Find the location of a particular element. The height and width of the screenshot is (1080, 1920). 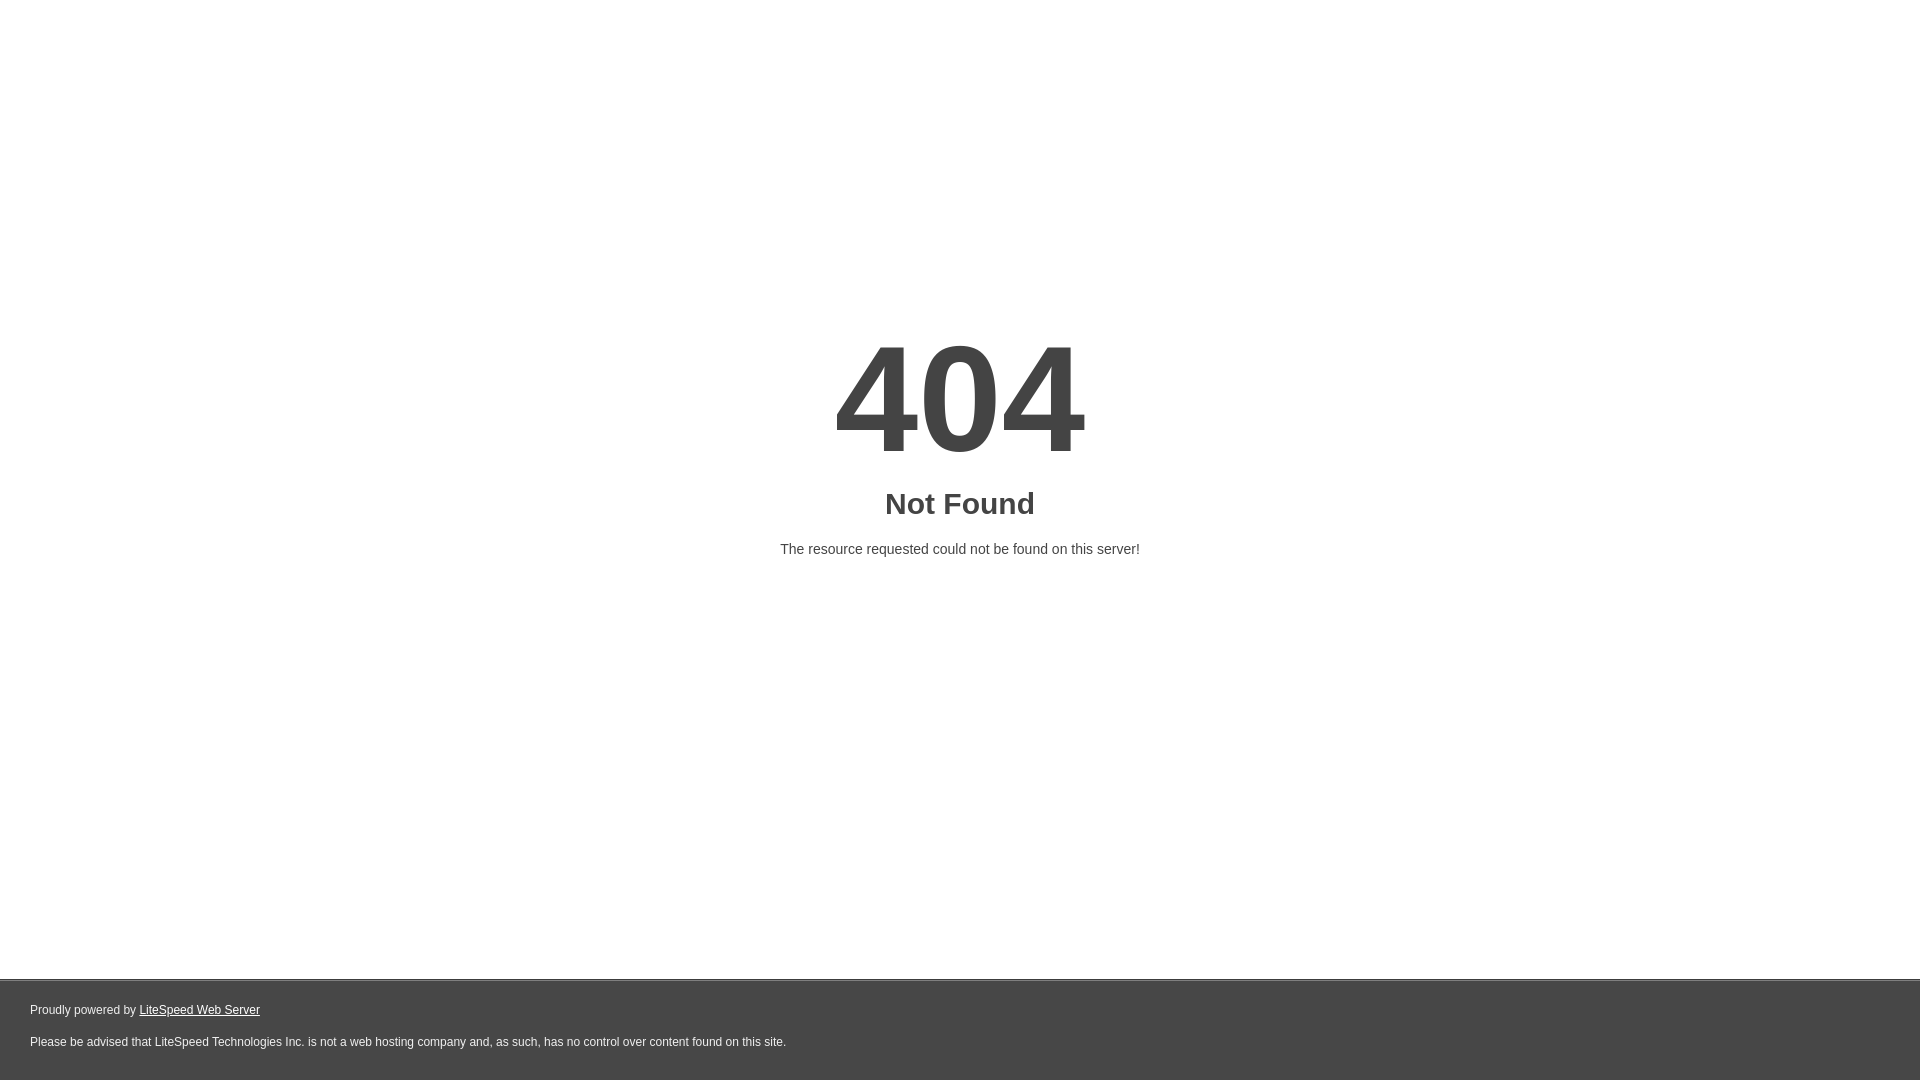

'LiteSpeed Web Server' is located at coordinates (138, 1010).